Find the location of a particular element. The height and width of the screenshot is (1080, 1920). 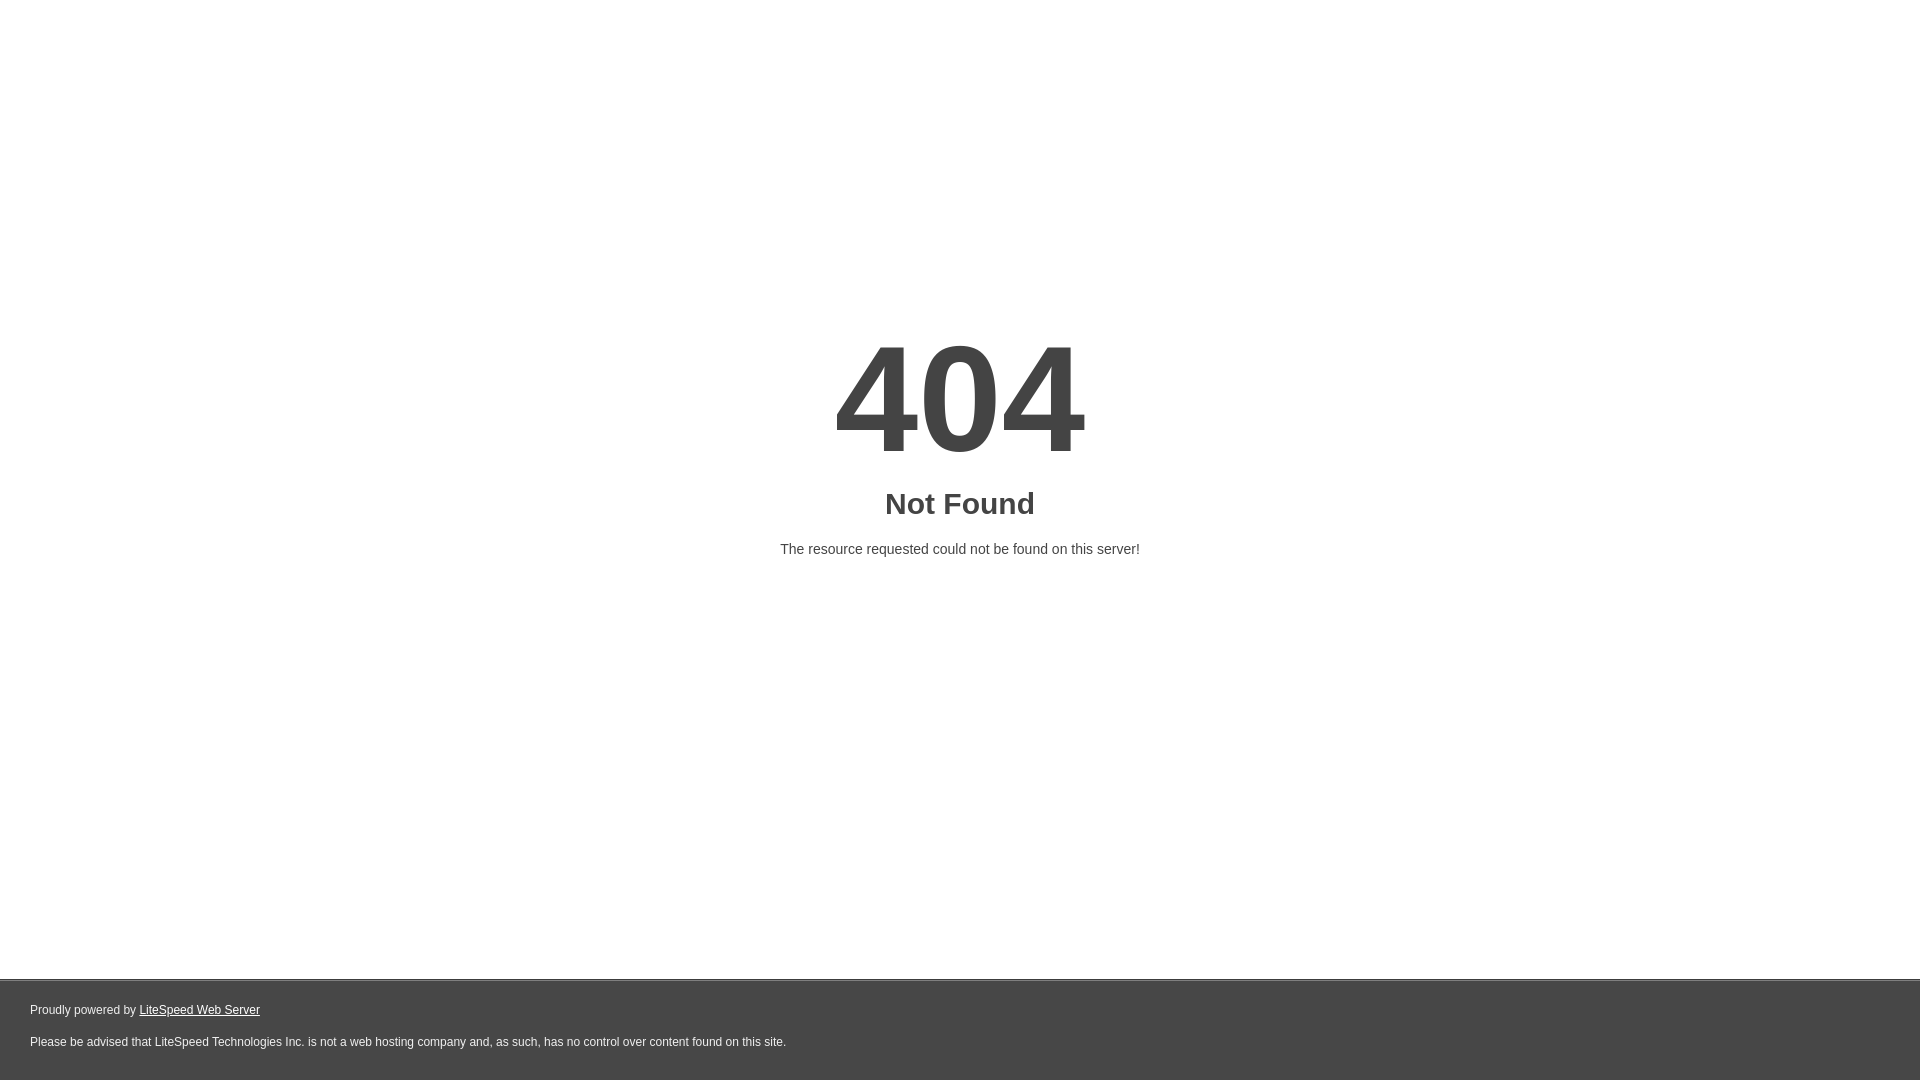

'LiteSpeed Web Server' is located at coordinates (138, 1010).